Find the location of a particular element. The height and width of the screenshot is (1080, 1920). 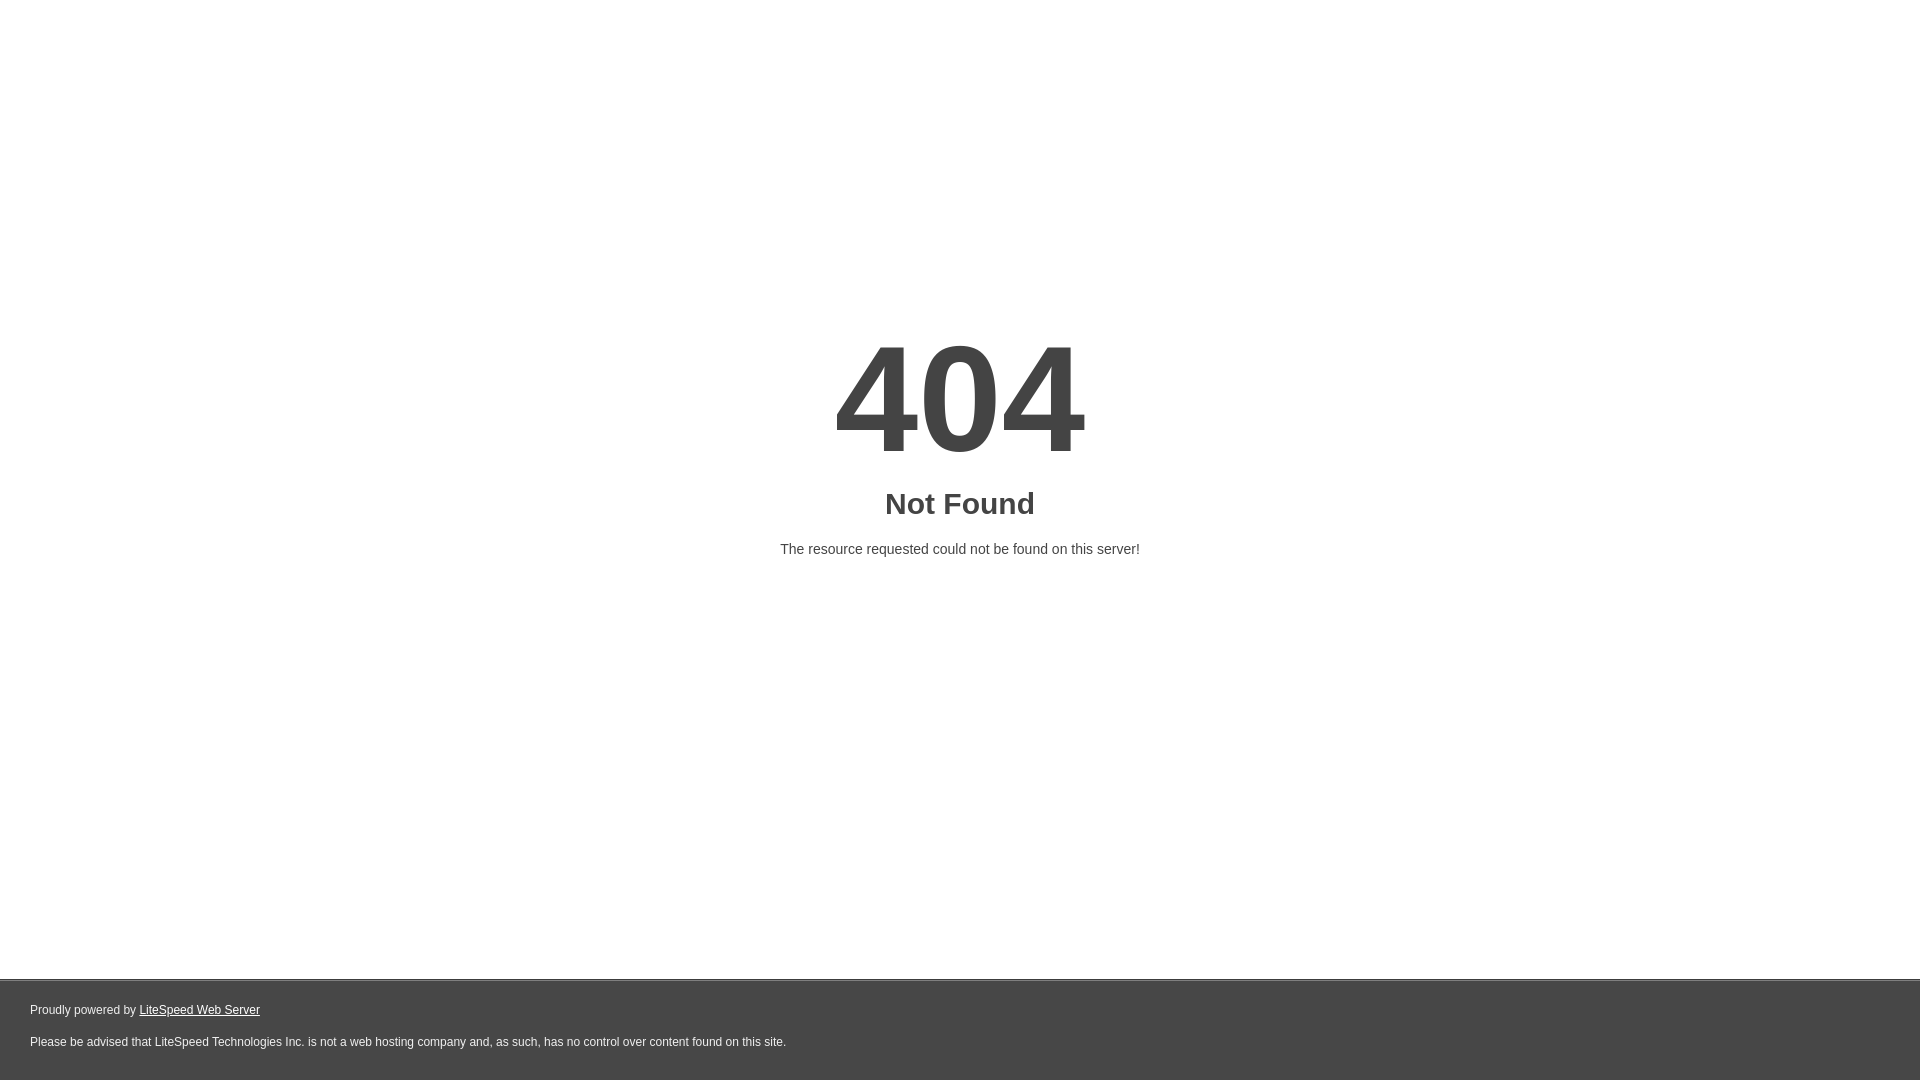

'LiteSpeed Web Server' is located at coordinates (138, 1010).